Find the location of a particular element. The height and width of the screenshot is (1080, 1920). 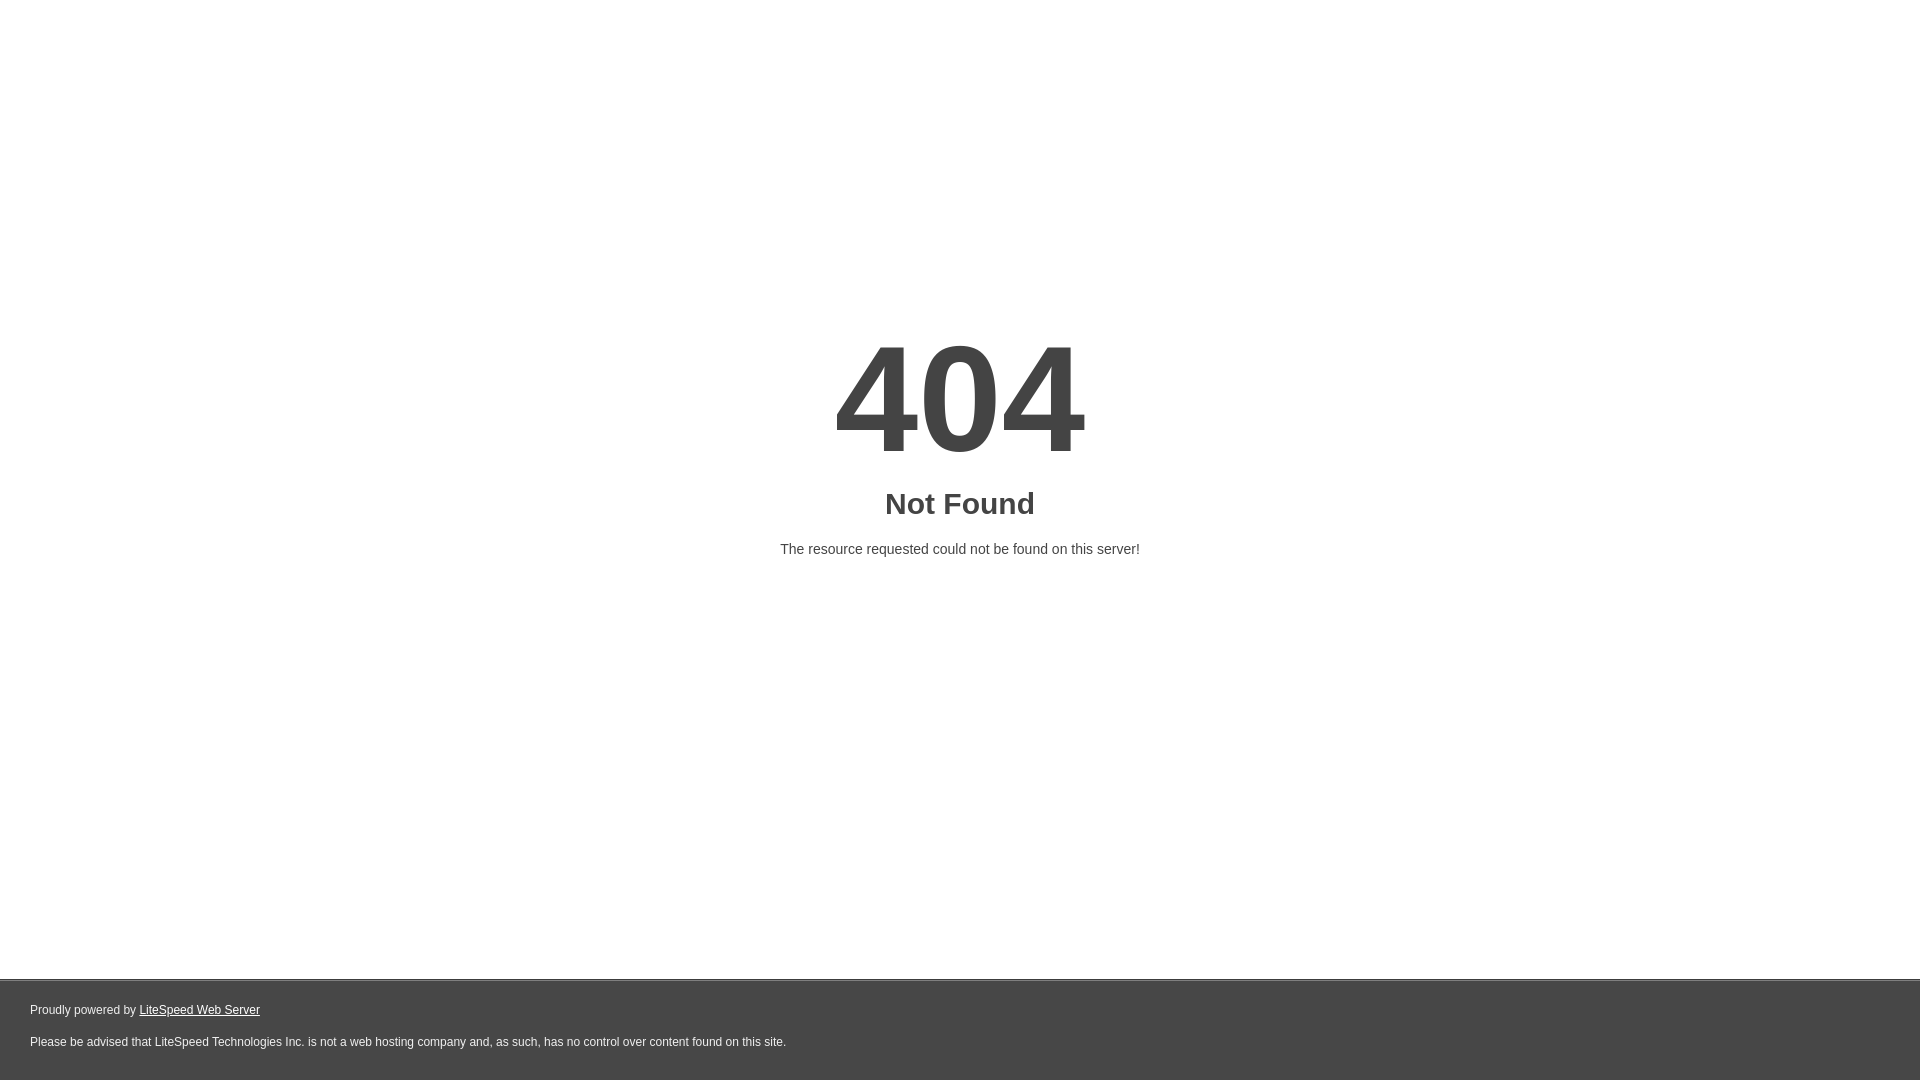

'LiteSpeed Web Server' is located at coordinates (138, 1010).